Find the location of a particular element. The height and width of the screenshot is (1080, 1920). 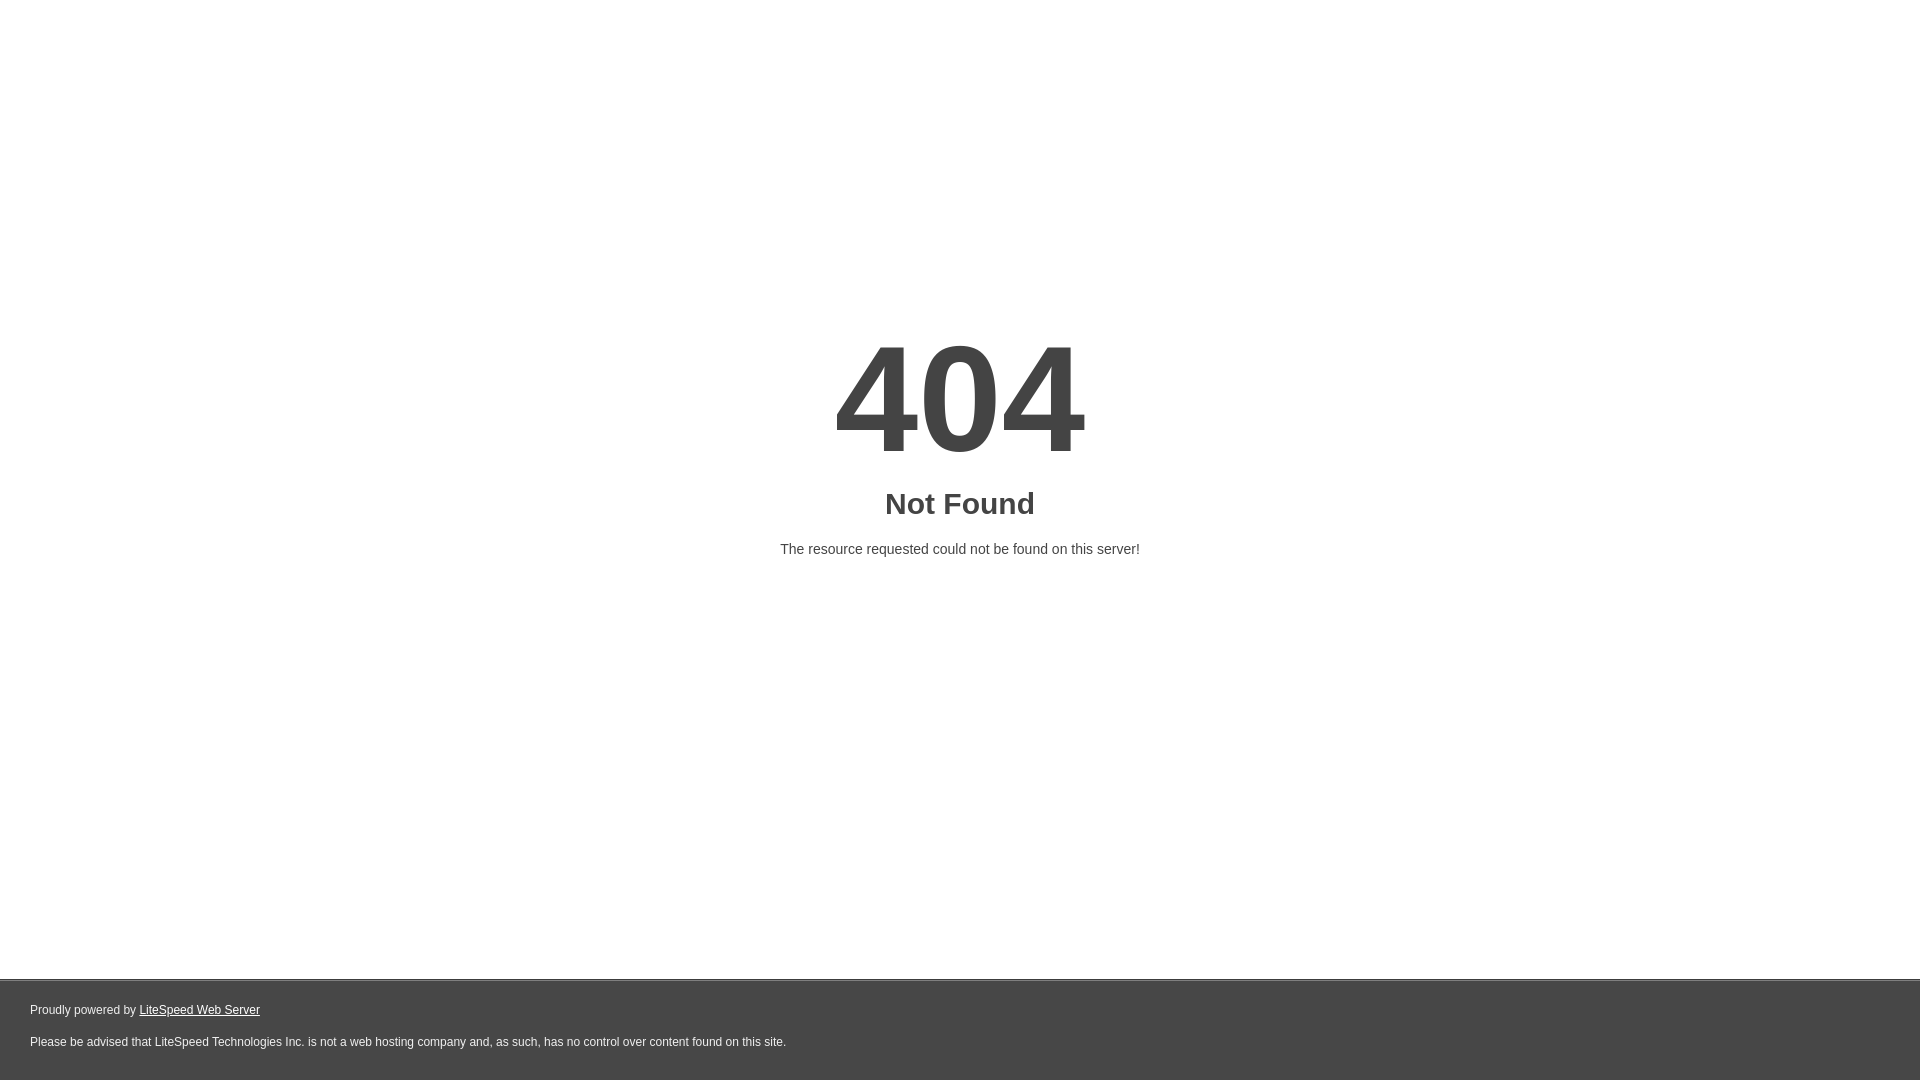

'LiteSpeed Web Server' is located at coordinates (138, 1010).